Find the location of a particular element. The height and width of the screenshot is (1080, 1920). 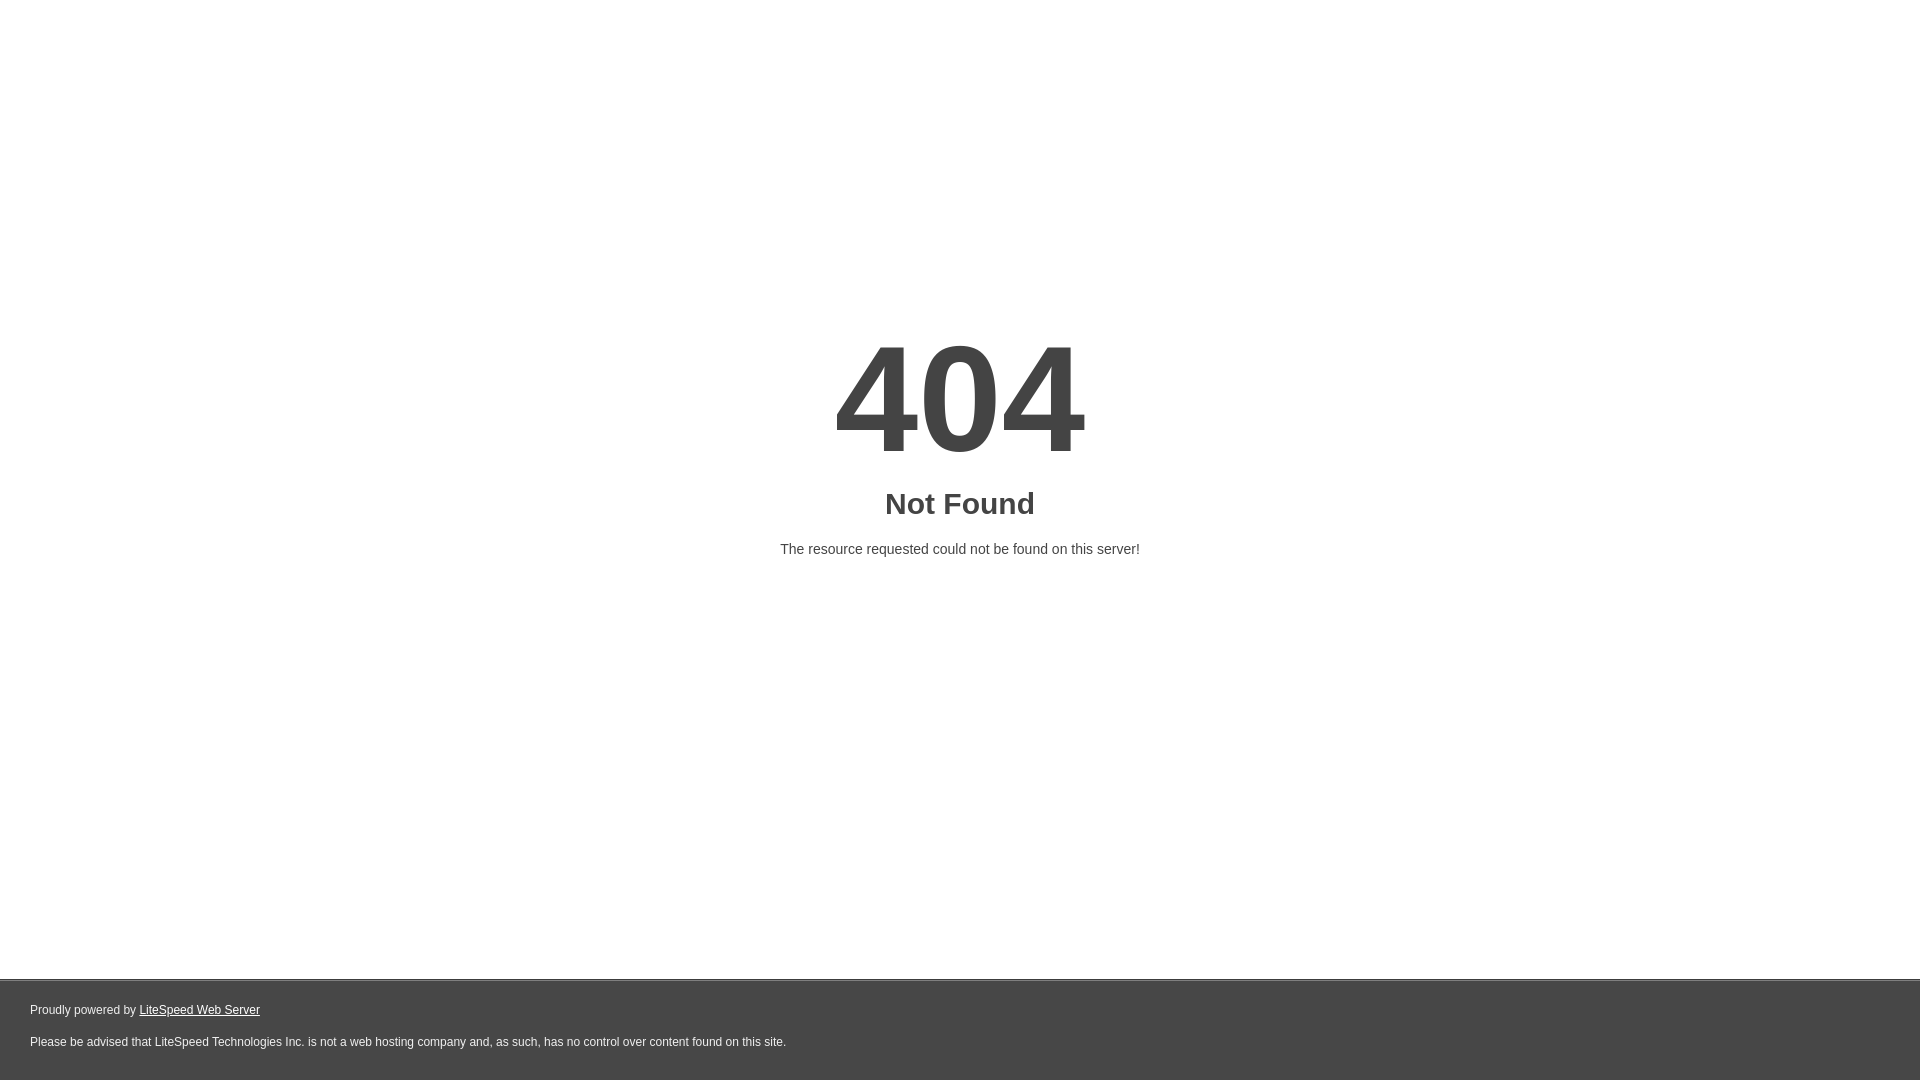

'LiteSpeed Web Server' is located at coordinates (138, 1010).